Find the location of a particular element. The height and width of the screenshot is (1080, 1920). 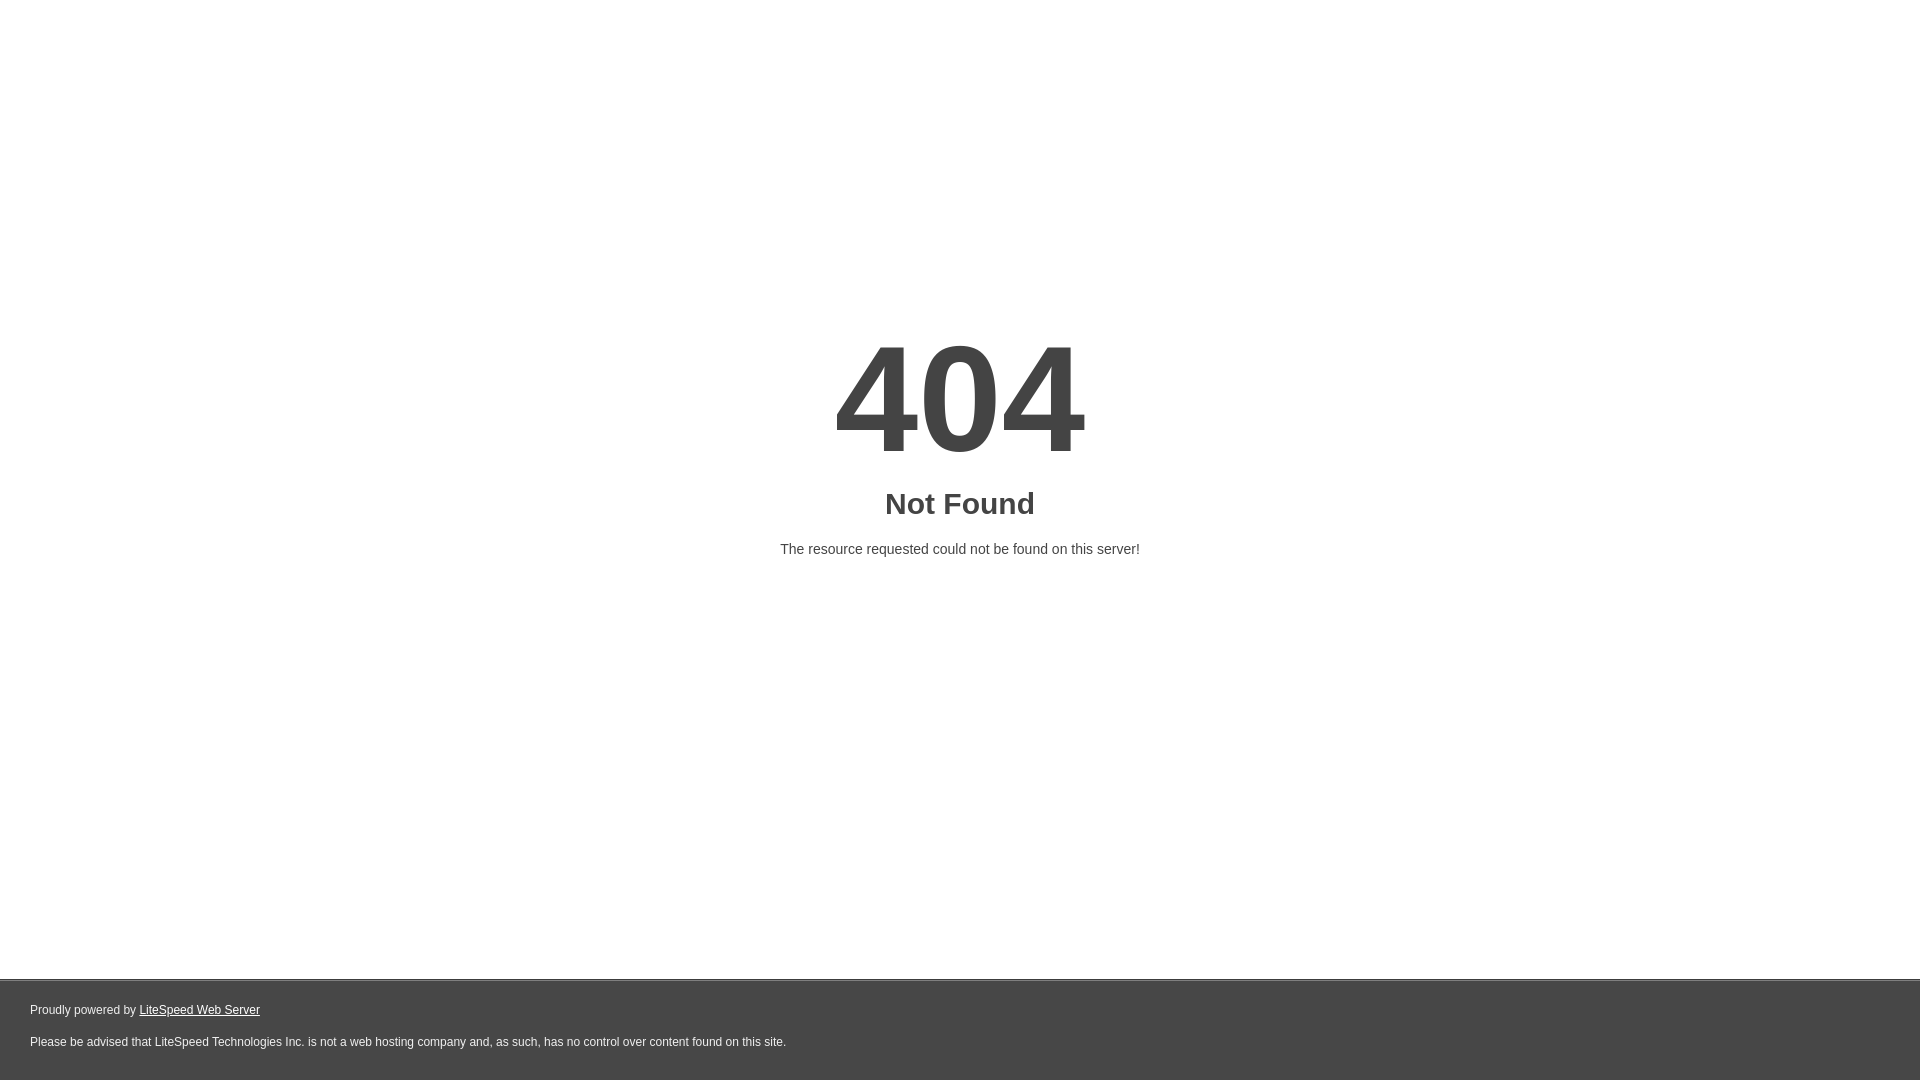

'LiteSpeed Web Server' is located at coordinates (138, 1010).